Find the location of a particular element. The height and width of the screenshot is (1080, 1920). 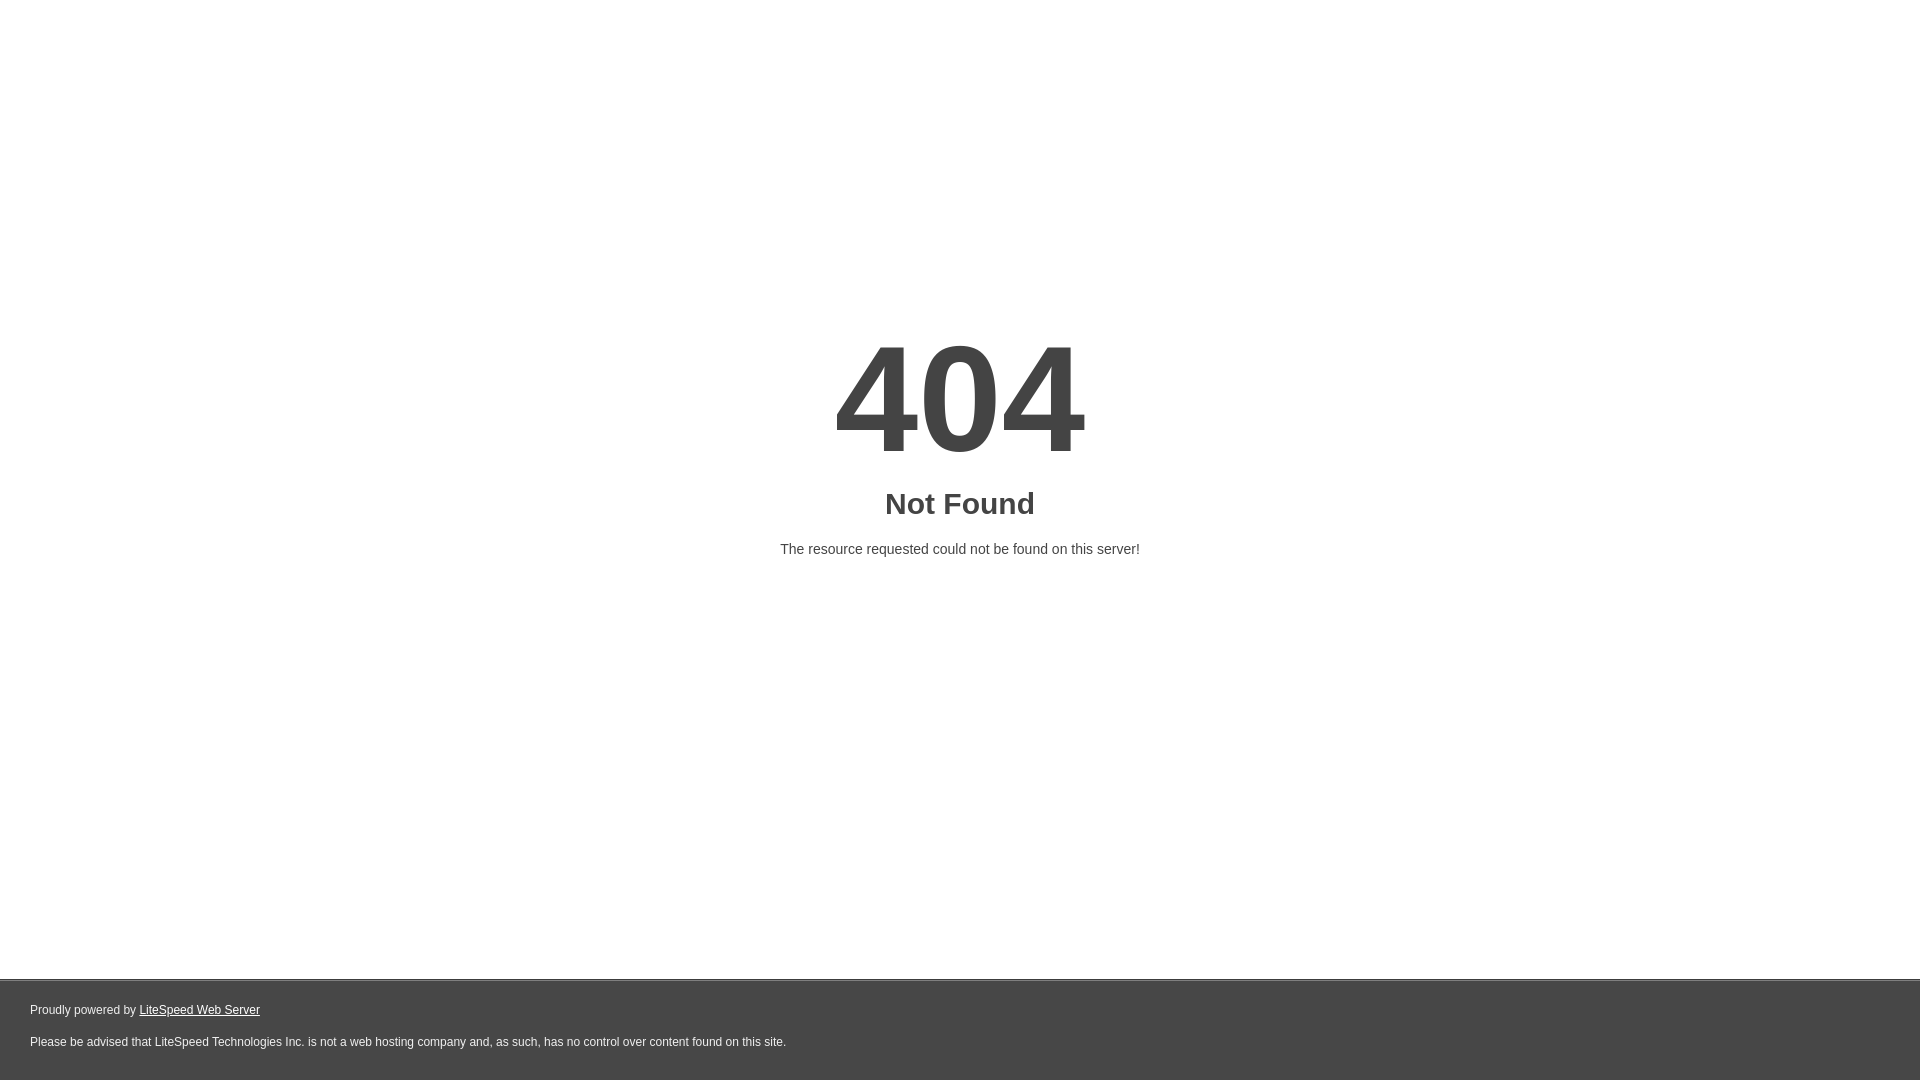

'LiteSpeed Web Server' is located at coordinates (138, 1010).